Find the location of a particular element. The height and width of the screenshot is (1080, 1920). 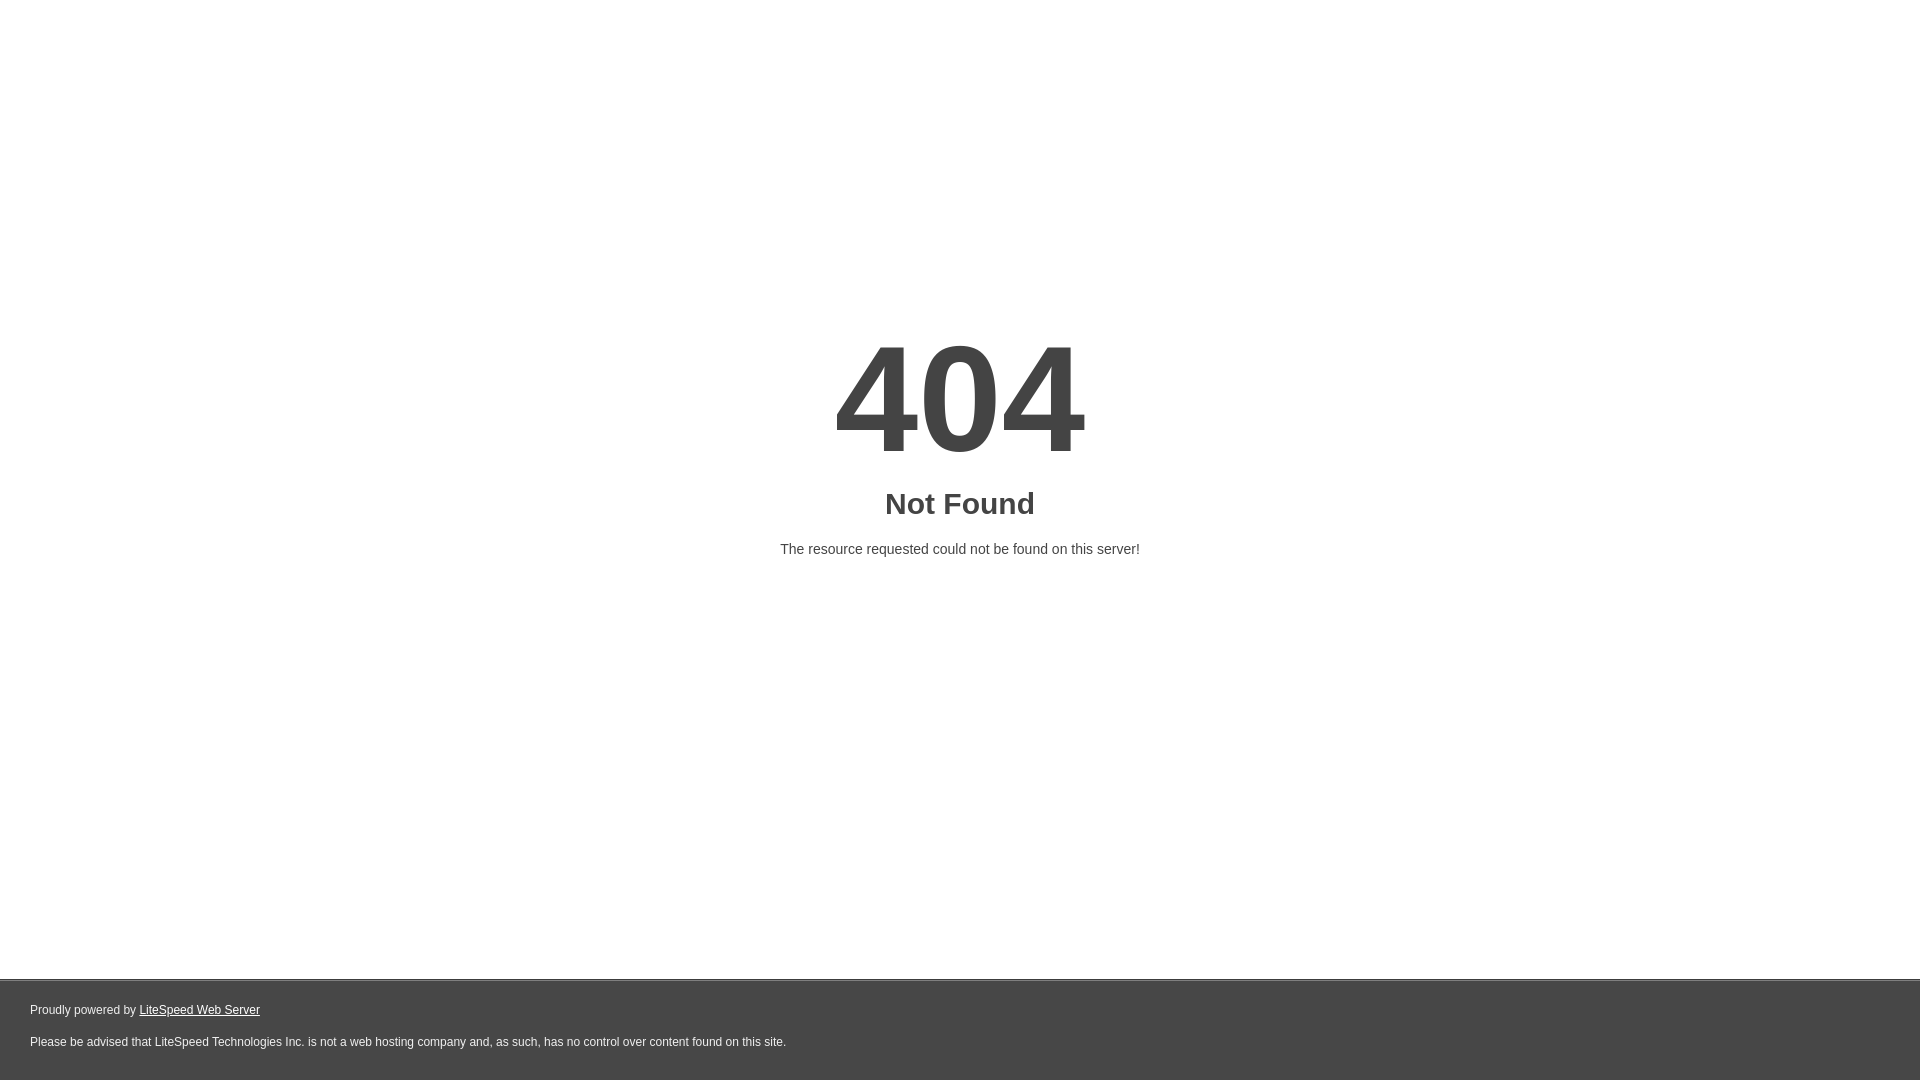

'LiteSpeed Web Server' is located at coordinates (138, 1010).